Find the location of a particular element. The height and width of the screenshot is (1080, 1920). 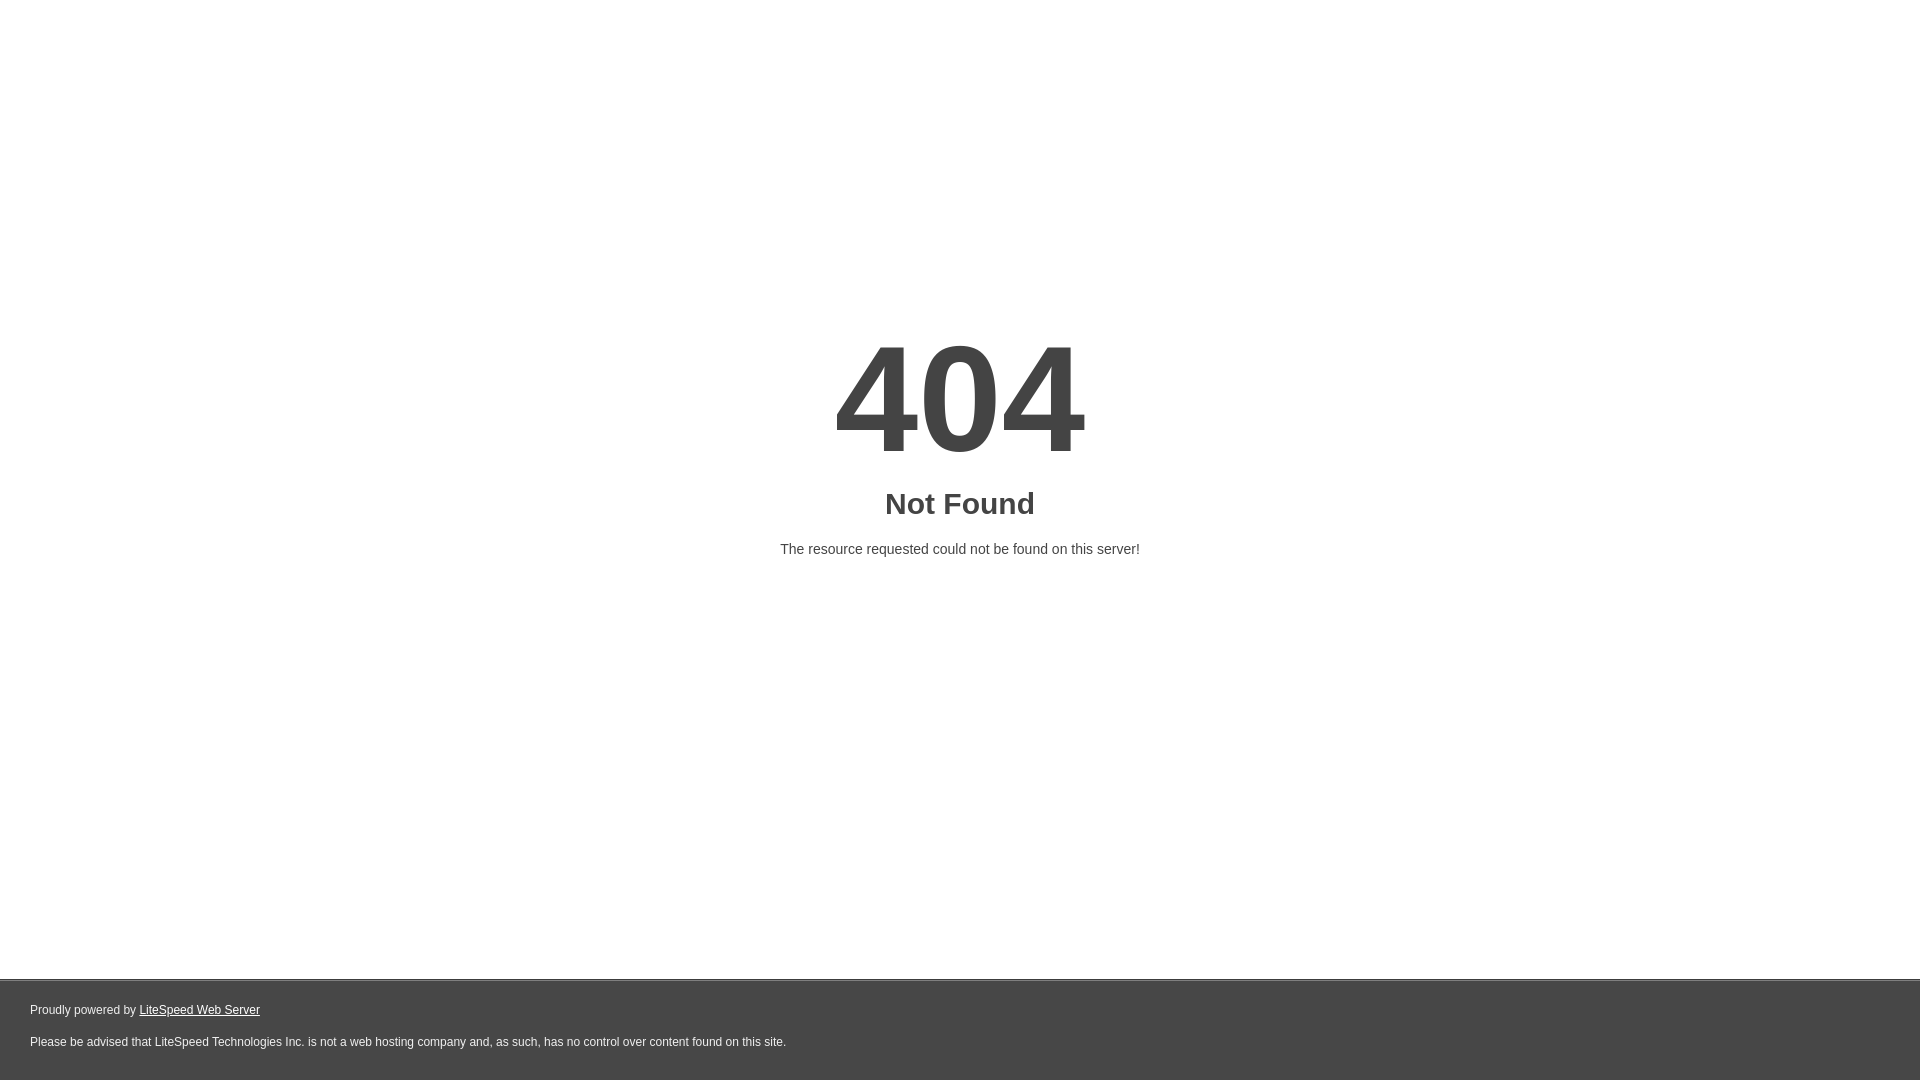

'LiteSpeed Web Server' is located at coordinates (138, 1010).